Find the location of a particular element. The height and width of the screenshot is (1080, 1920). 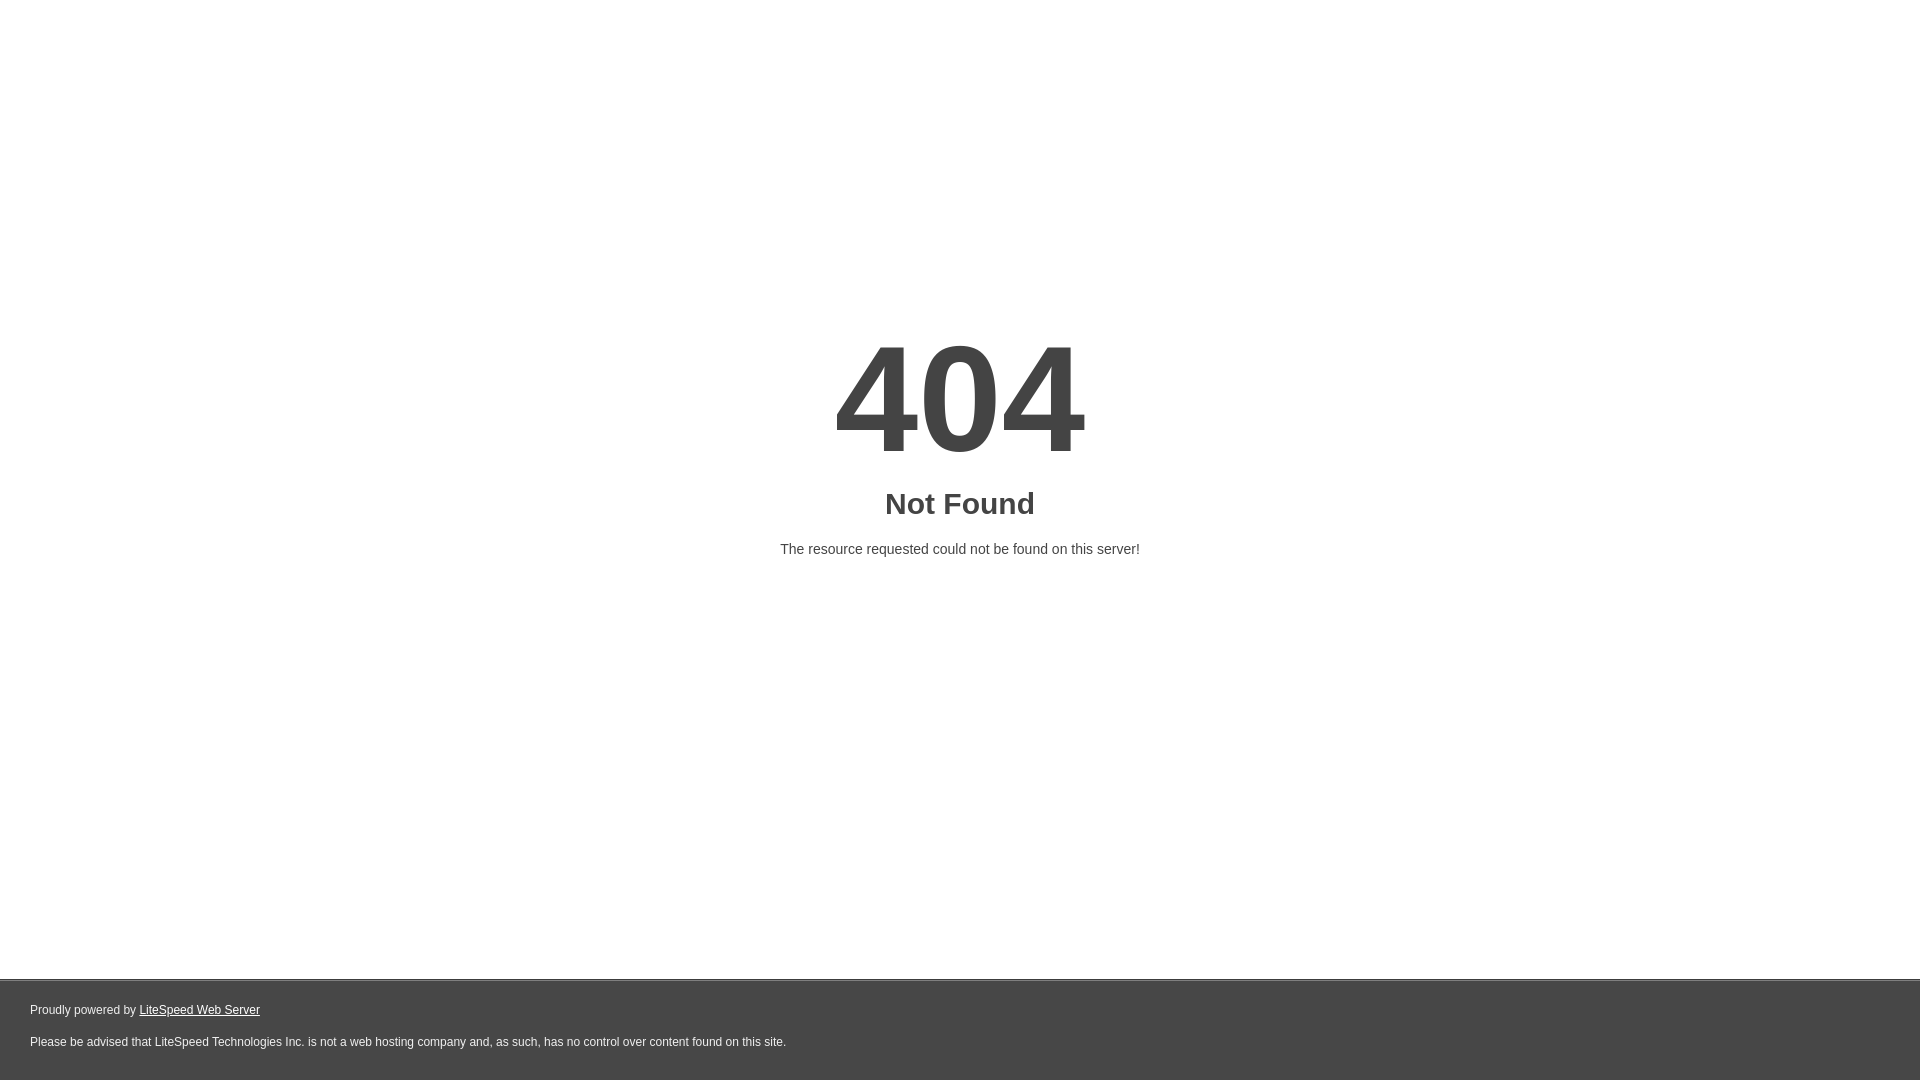

'LiteSpeed Web Server' is located at coordinates (138, 1010).